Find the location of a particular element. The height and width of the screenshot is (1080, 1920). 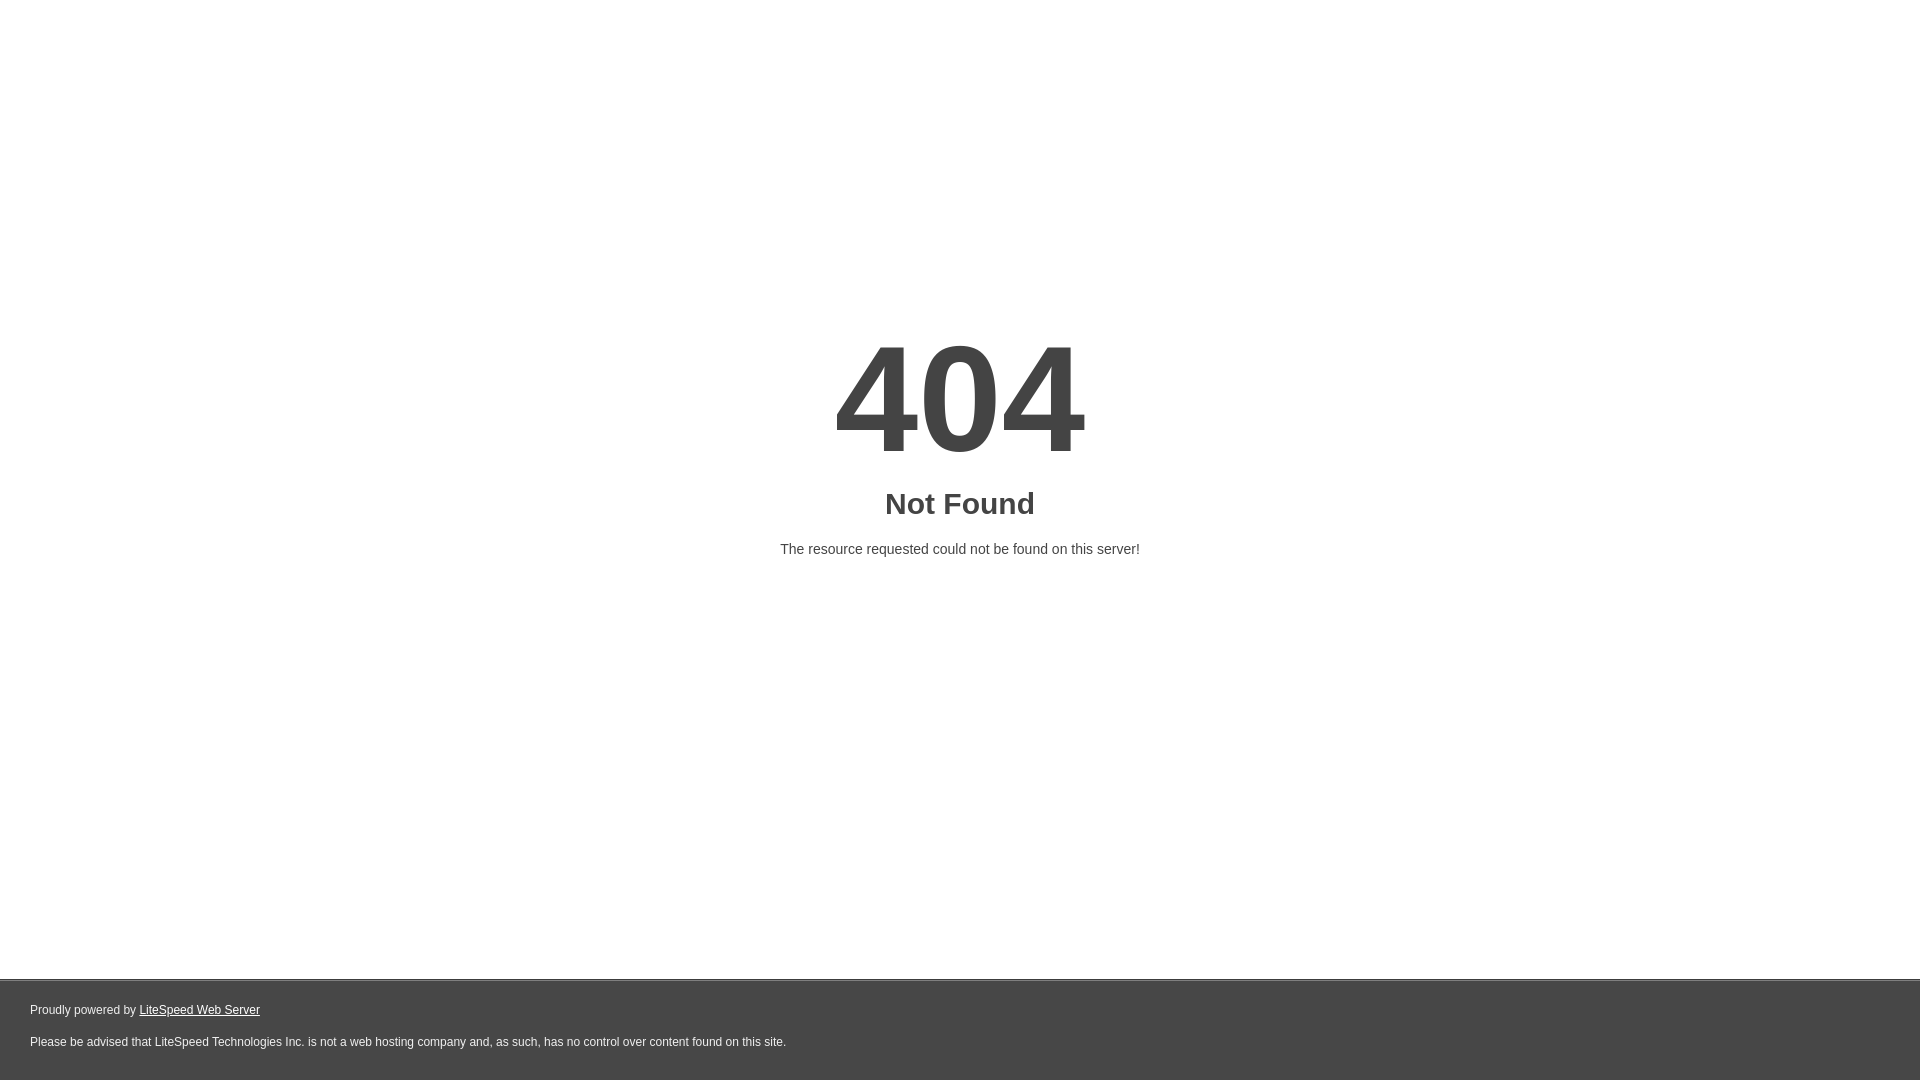

'LiteSpeed Web Server' is located at coordinates (138, 1010).